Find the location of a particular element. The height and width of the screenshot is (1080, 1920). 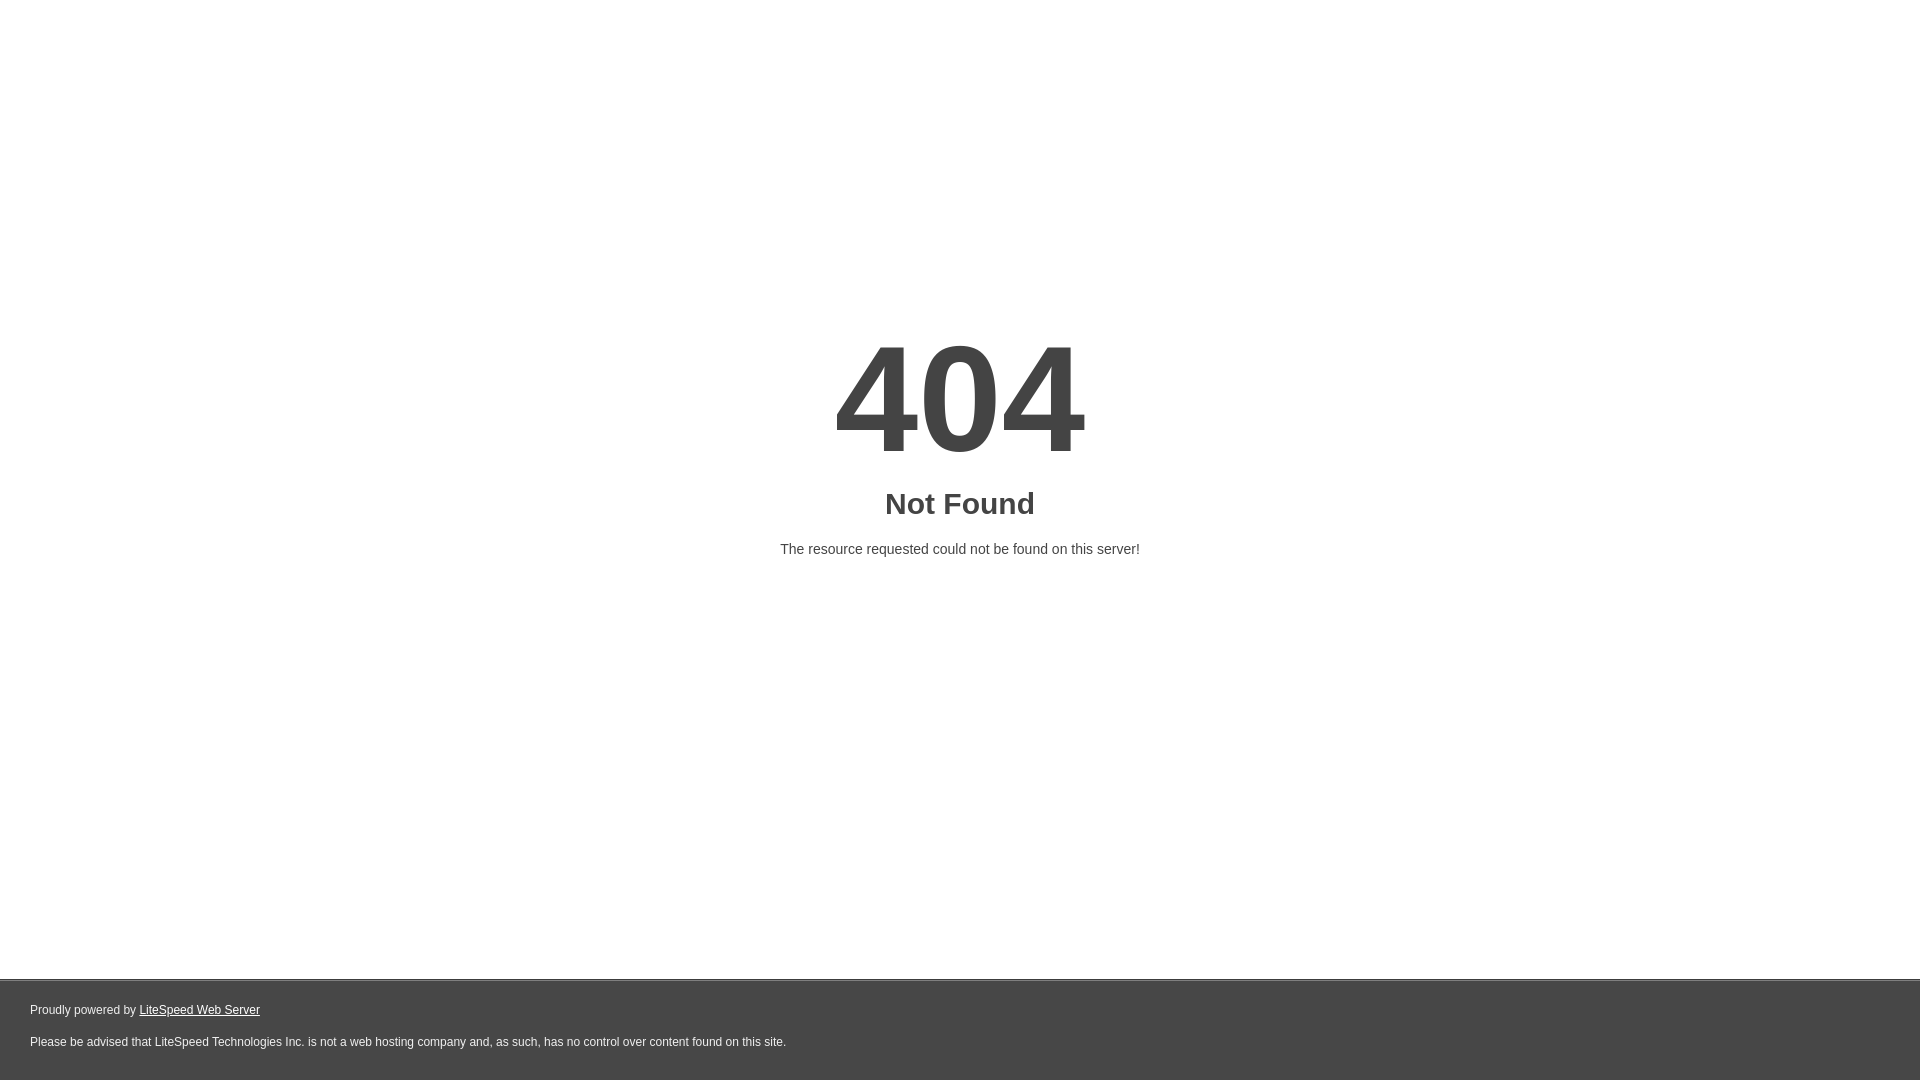

'LiteSpeed Web Server' is located at coordinates (138, 1010).